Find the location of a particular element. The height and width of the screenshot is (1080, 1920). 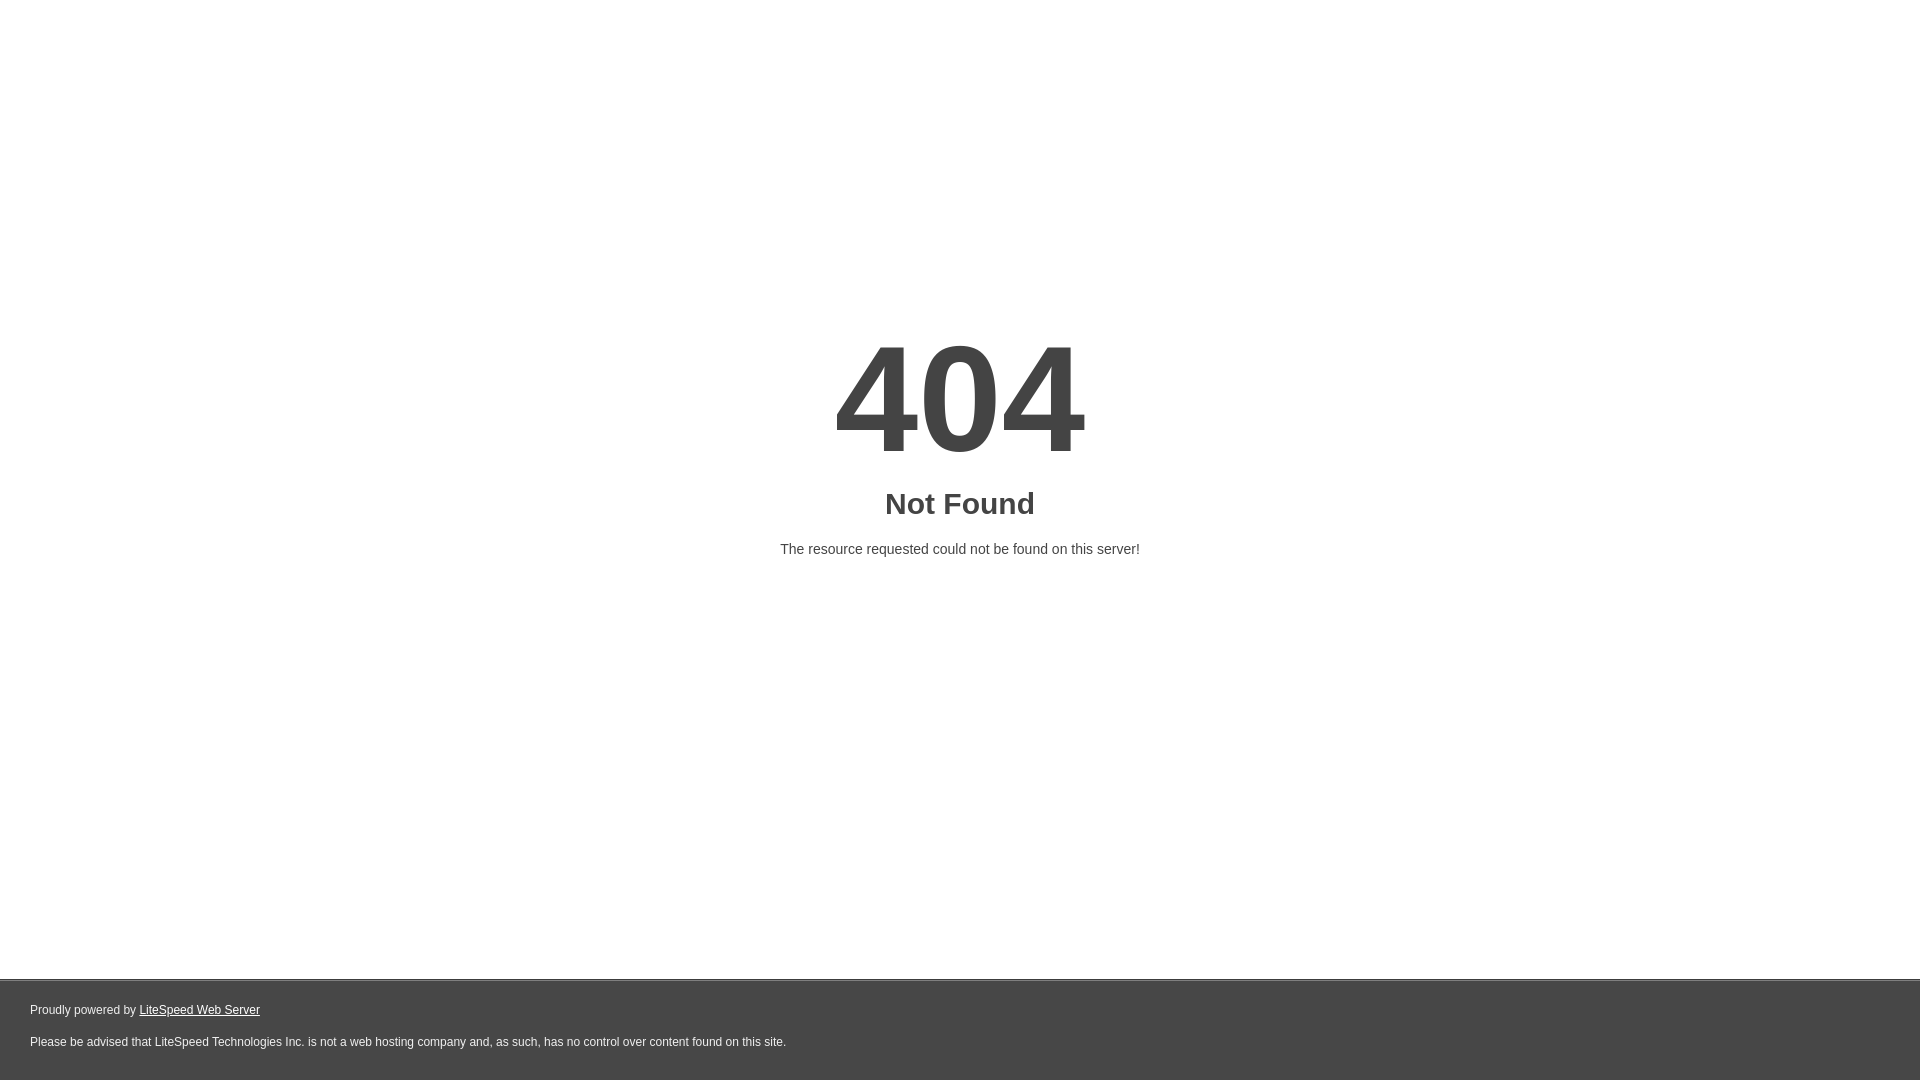

'LiteSpeed Web Server' is located at coordinates (138, 1010).